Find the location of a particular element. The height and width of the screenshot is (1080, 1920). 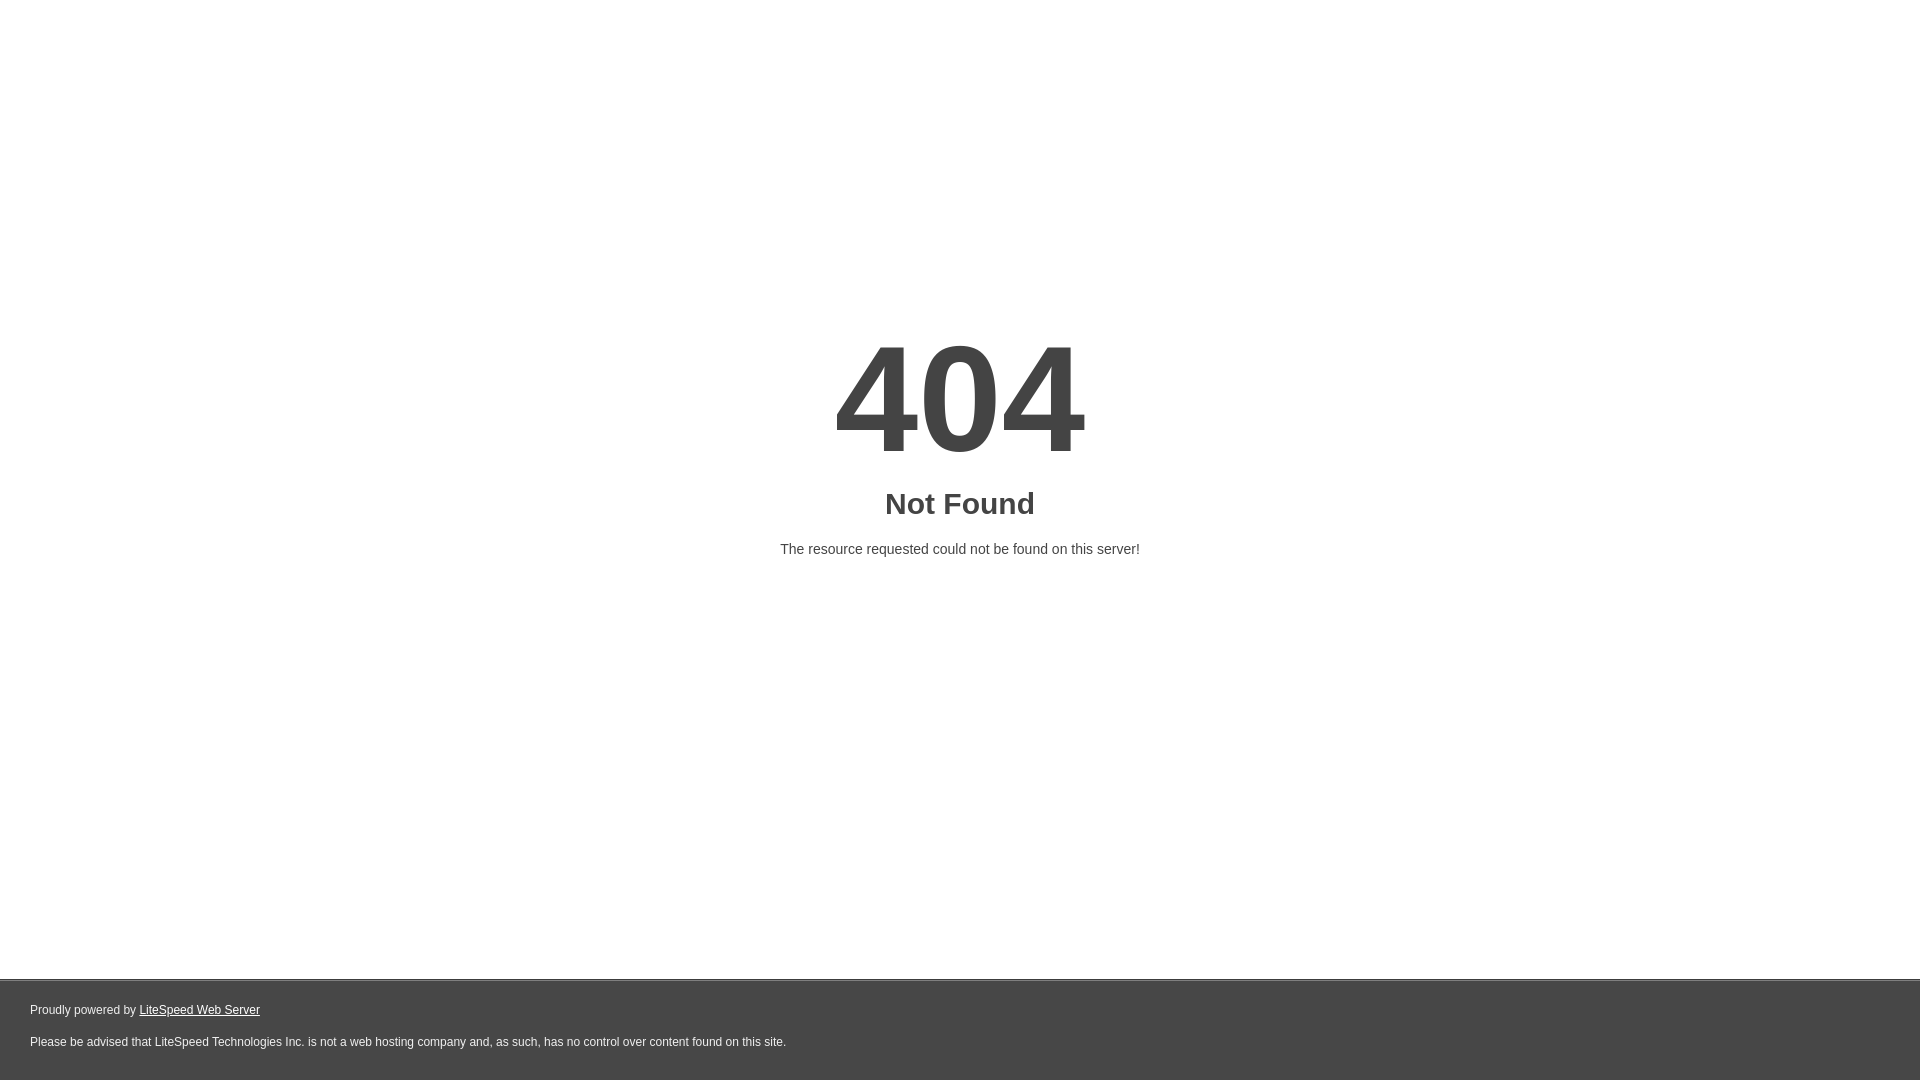

'LiteSpeed Web Server' is located at coordinates (138, 1010).